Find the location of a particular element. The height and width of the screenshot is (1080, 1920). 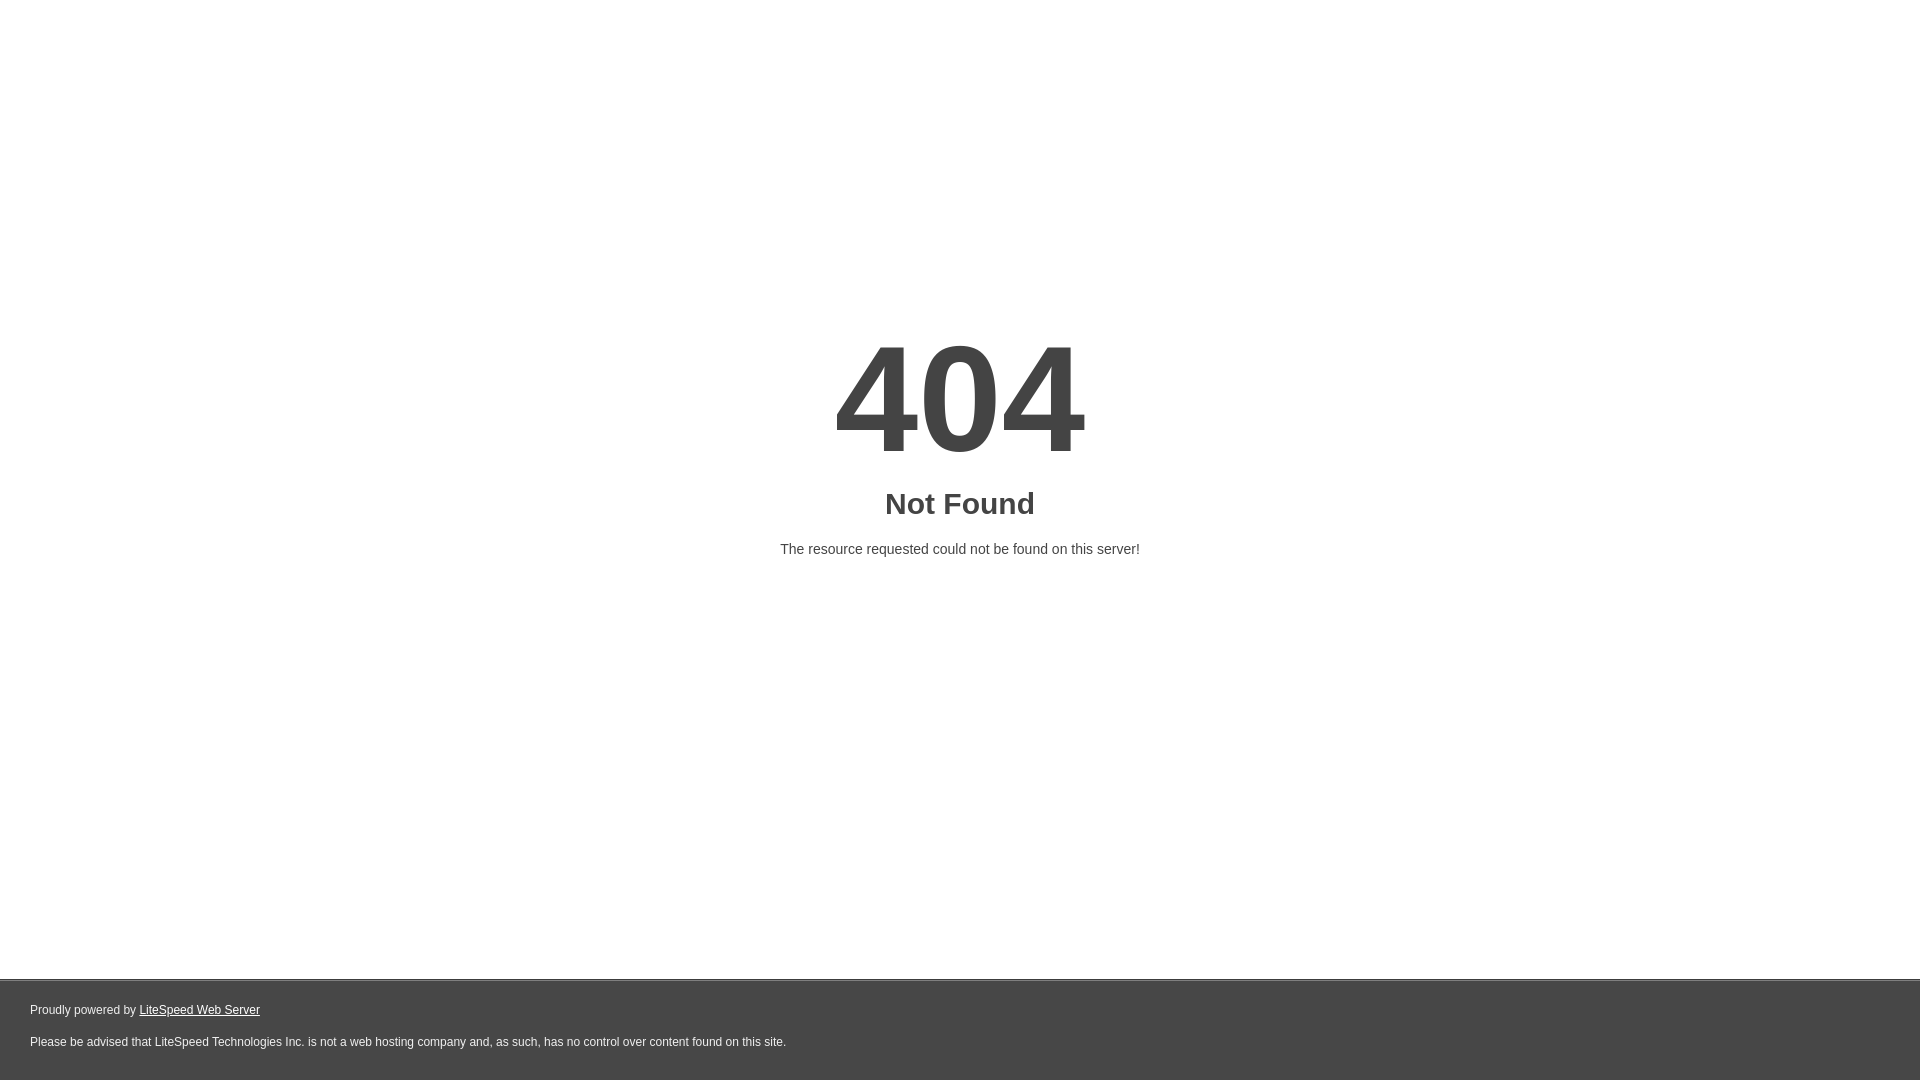

'LiteSpeed Web Server' is located at coordinates (138, 1010).